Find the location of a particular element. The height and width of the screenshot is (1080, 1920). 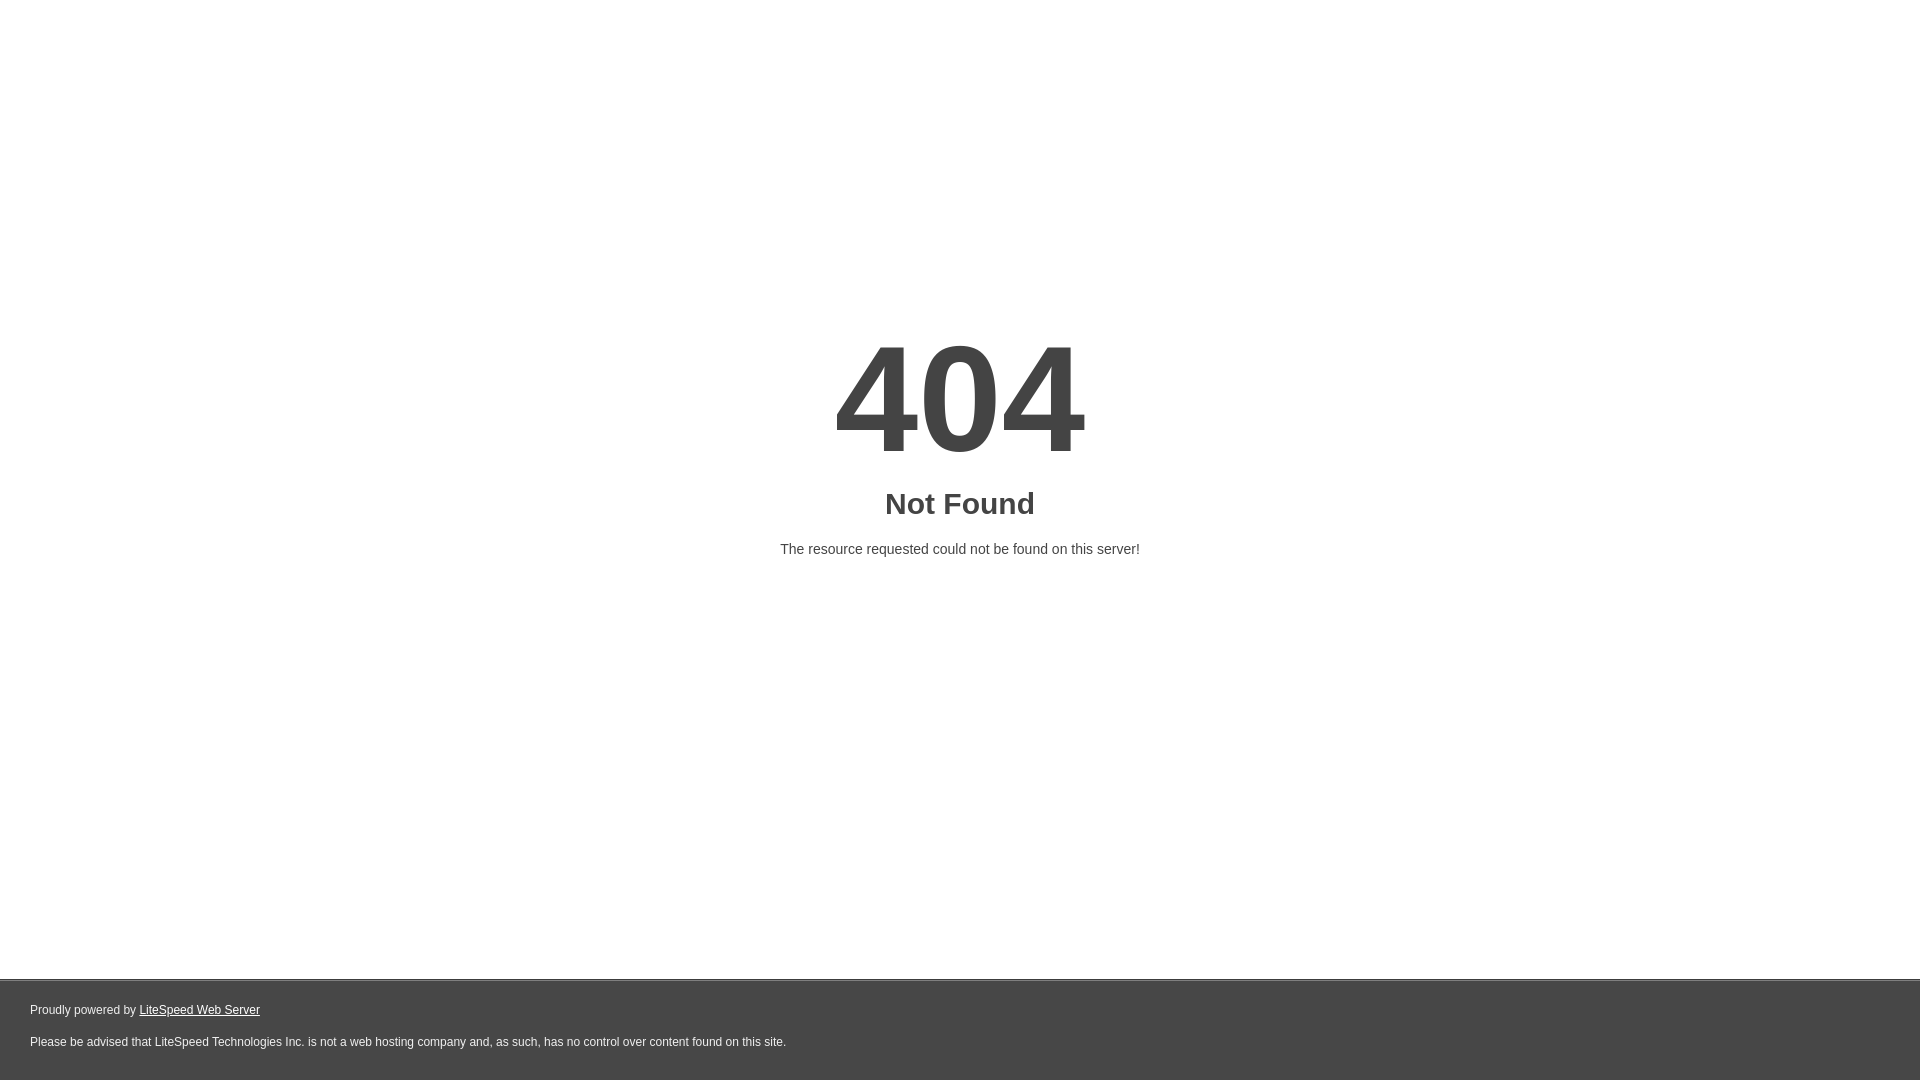

'LiteSpeed Web Server' is located at coordinates (138, 1010).